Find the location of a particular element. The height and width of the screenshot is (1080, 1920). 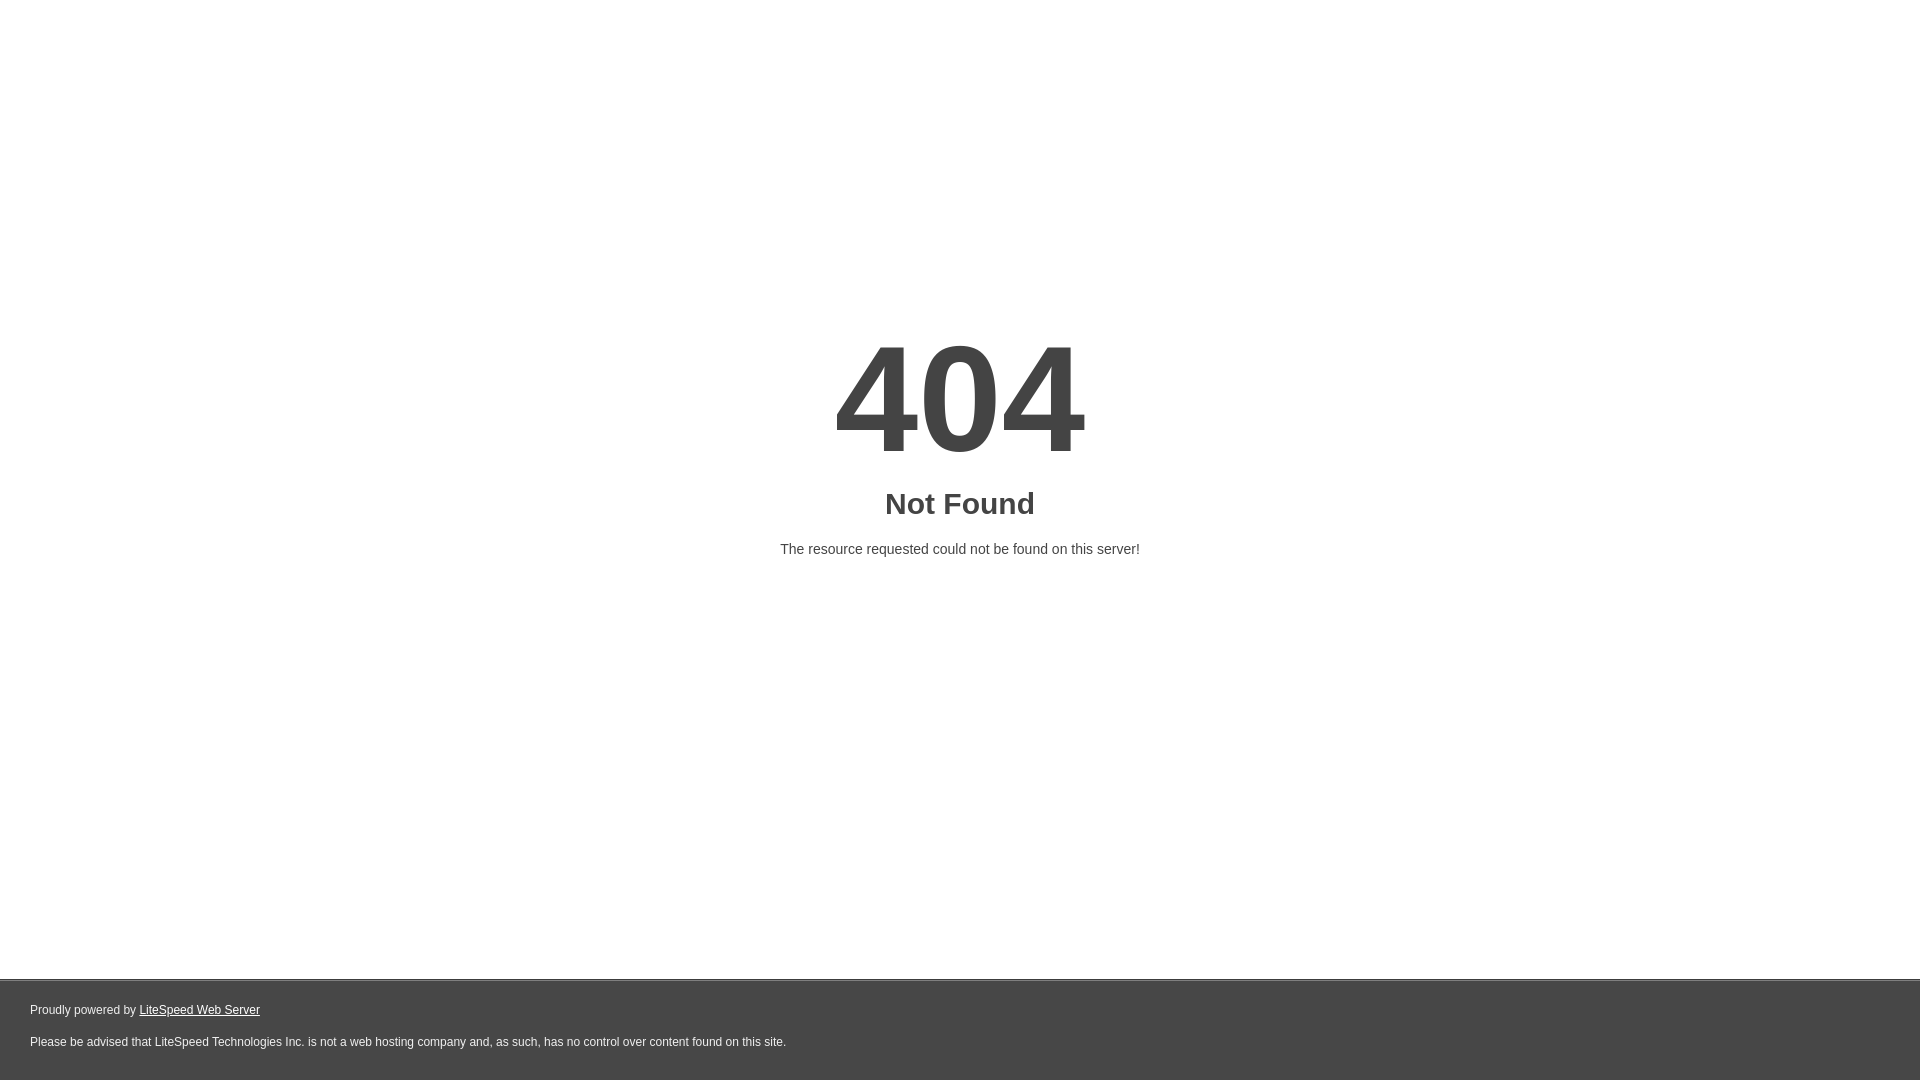

'LiteSpeed Web Server' is located at coordinates (138, 1010).